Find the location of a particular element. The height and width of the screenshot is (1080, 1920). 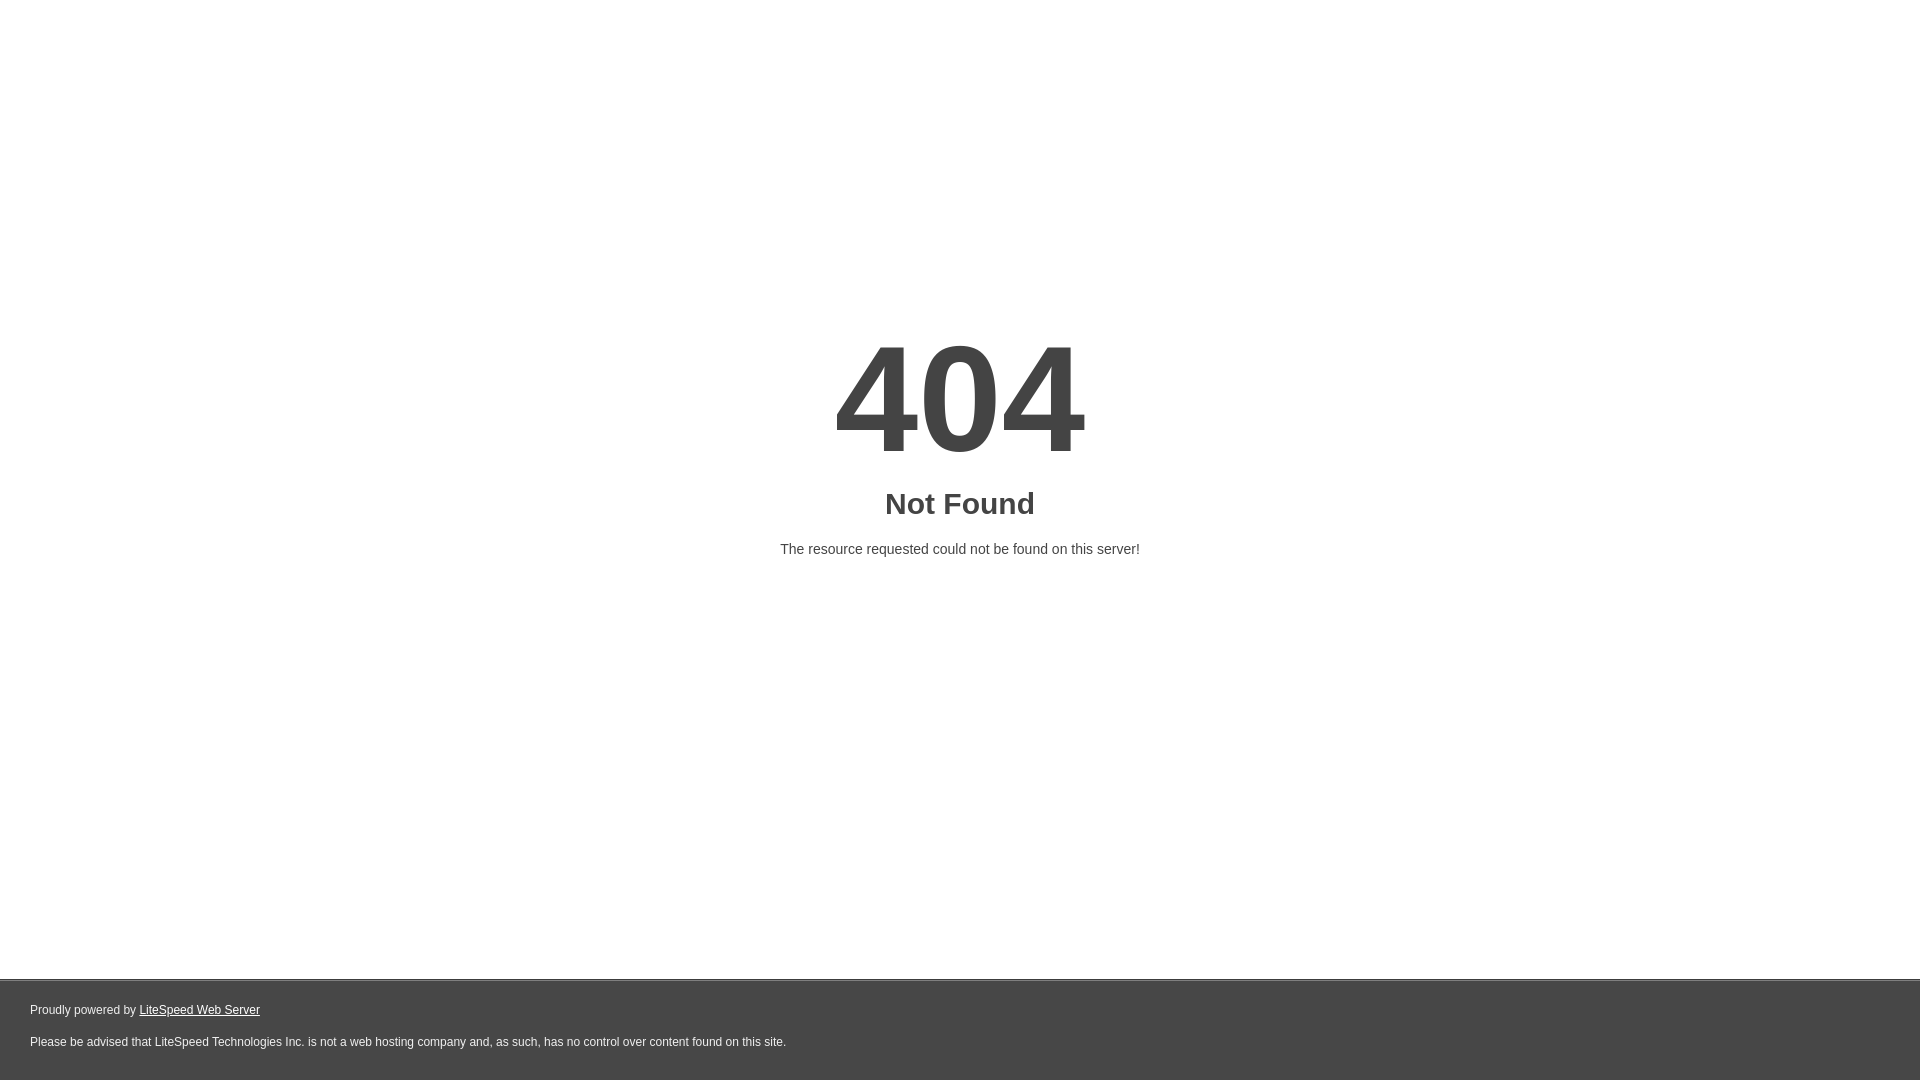

'LiteSpeed Web Server' is located at coordinates (138, 1010).